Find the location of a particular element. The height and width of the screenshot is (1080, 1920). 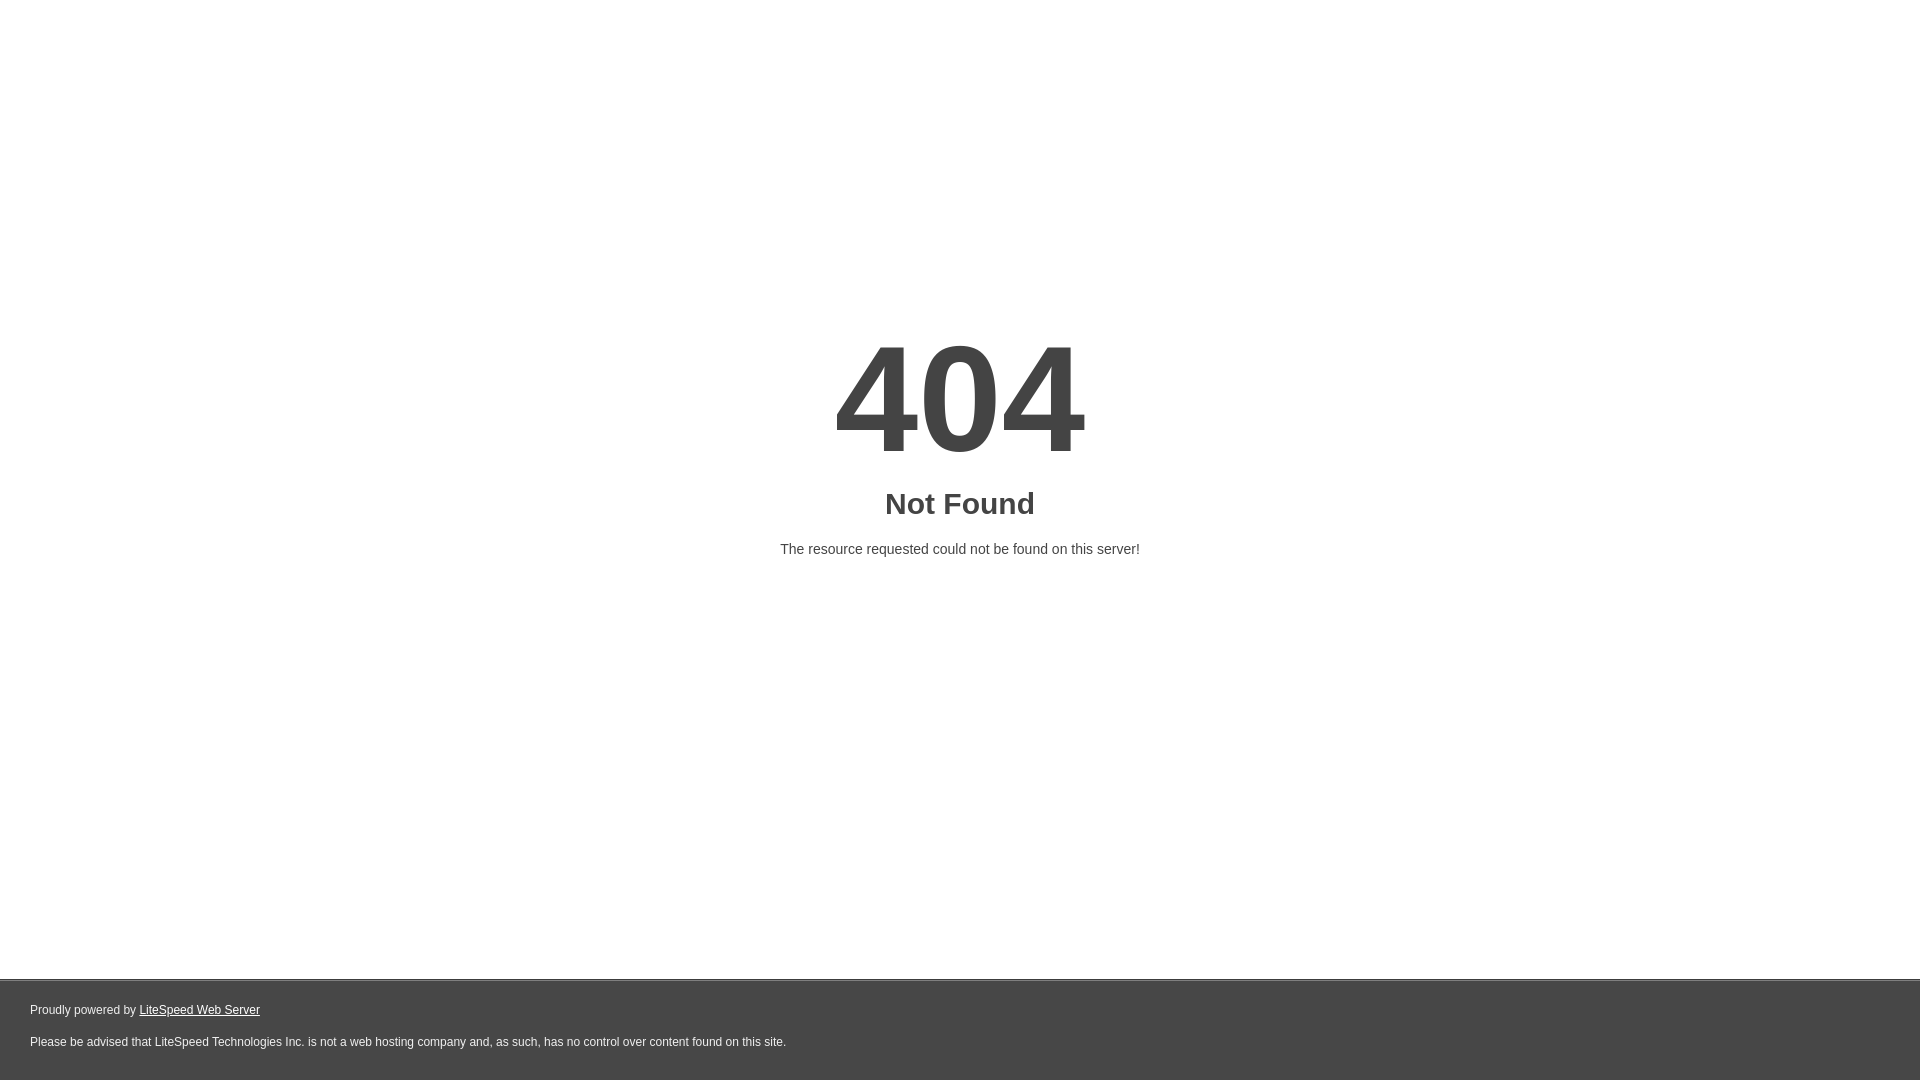

'LiteSpeed Web Server' is located at coordinates (138, 1010).